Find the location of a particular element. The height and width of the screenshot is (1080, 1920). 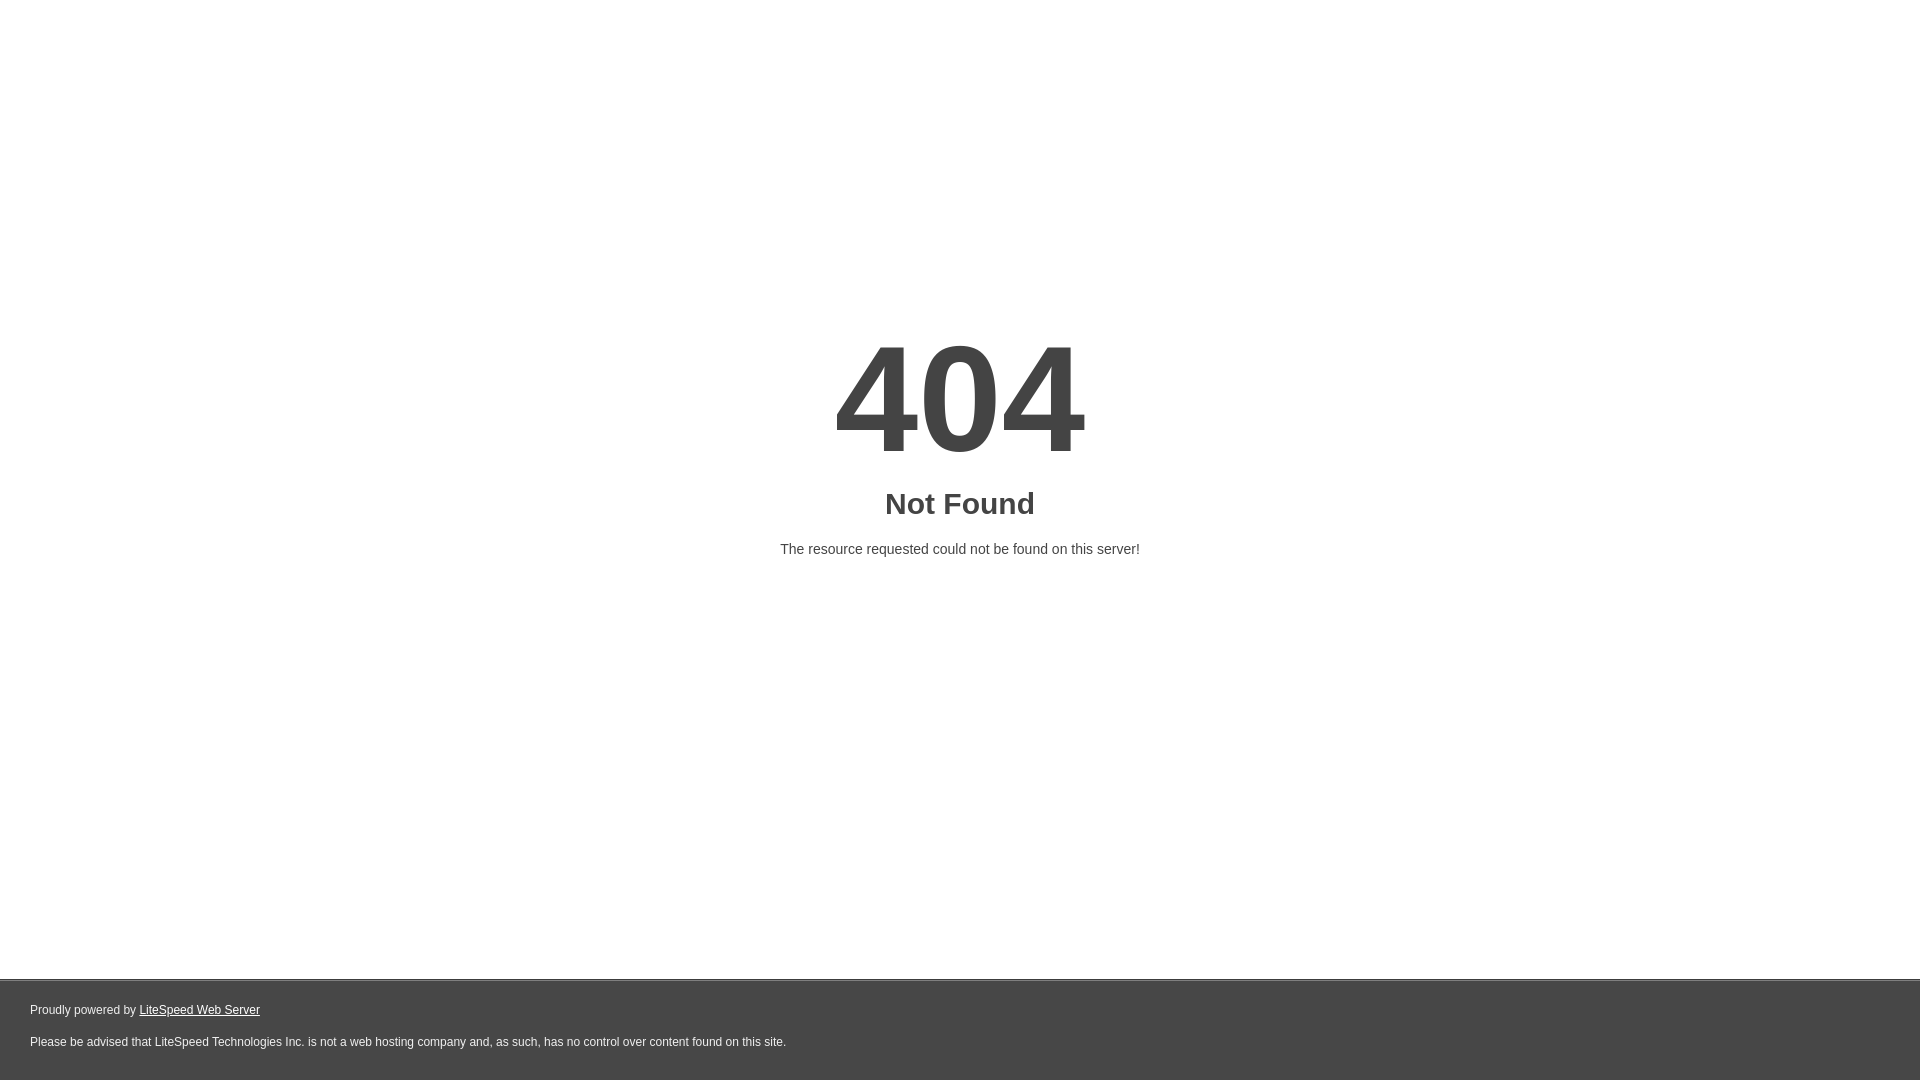

'LiteSpeed Web Server' is located at coordinates (138, 1010).